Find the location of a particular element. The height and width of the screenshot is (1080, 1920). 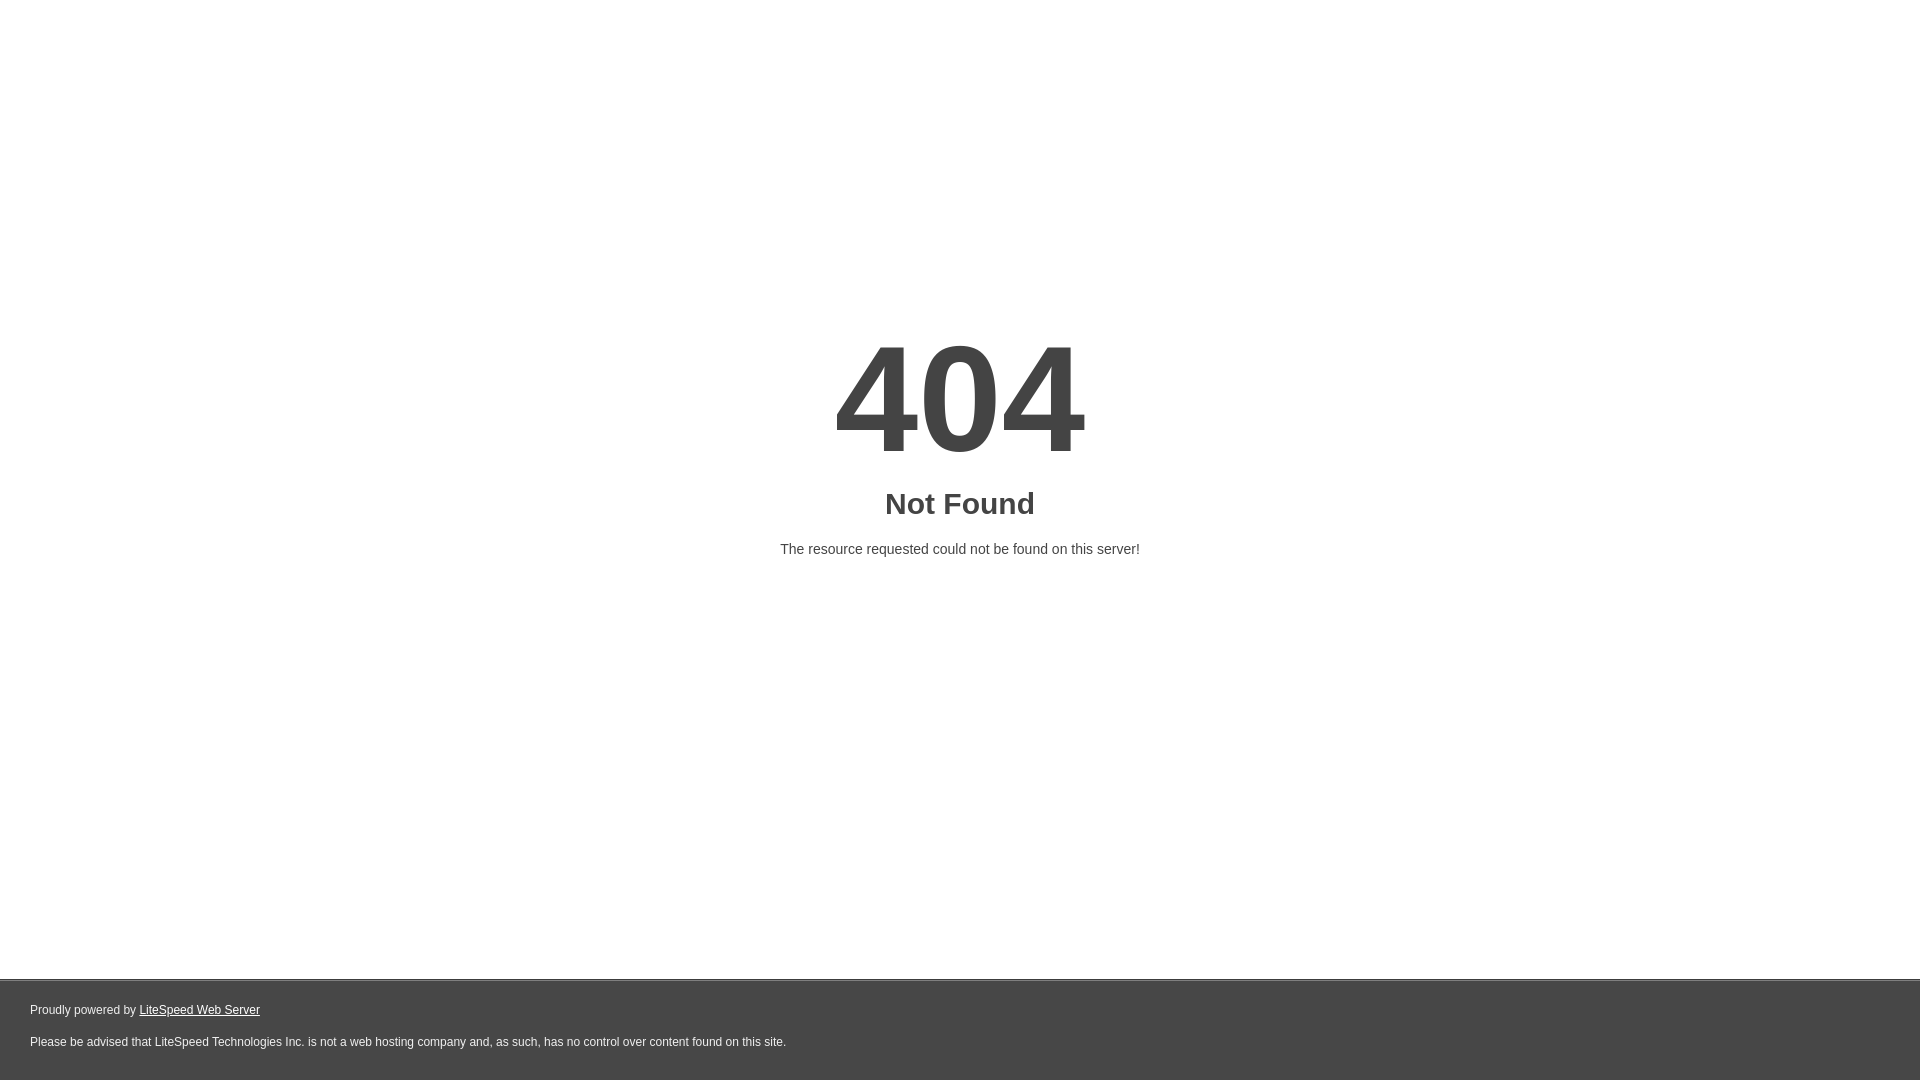

'LiteSpeed Web Server' is located at coordinates (138, 1010).